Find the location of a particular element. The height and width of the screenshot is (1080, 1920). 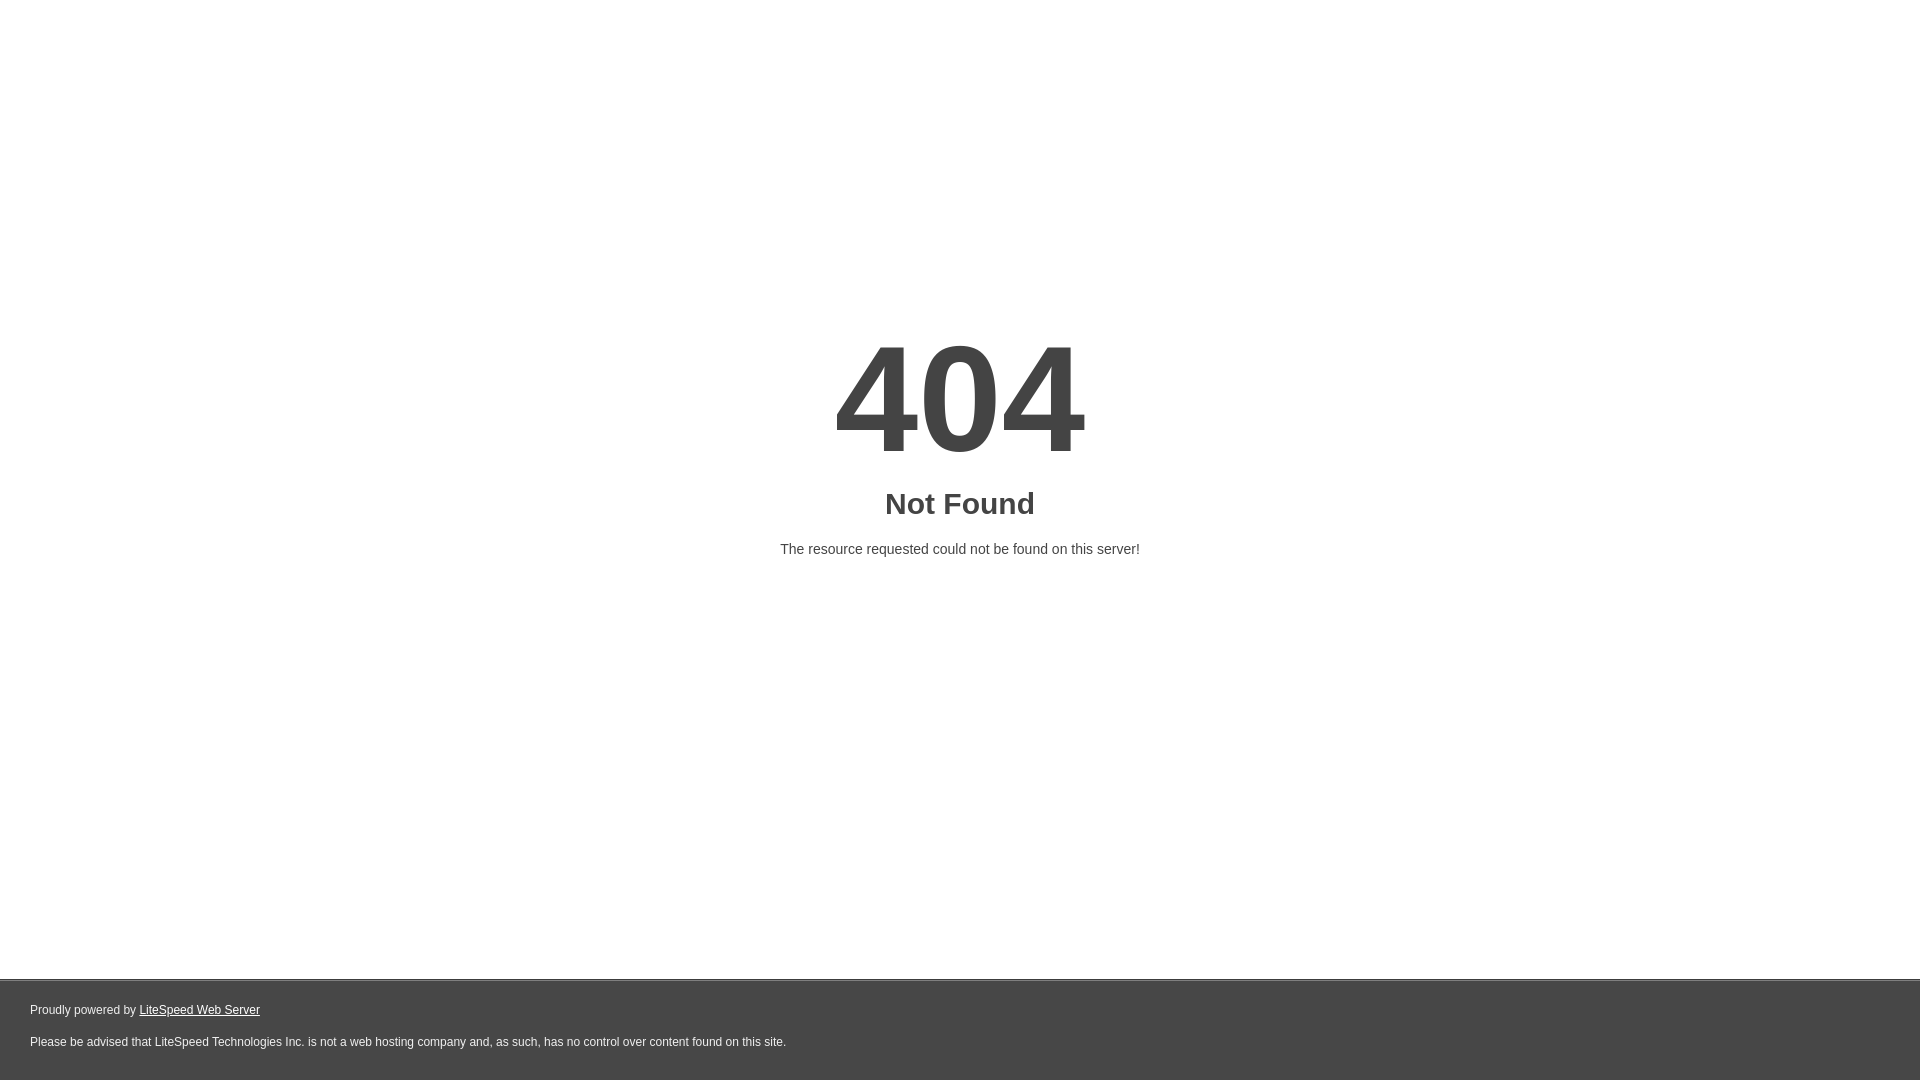

'LiteSpeed Web Server' is located at coordinates (138, 1010).